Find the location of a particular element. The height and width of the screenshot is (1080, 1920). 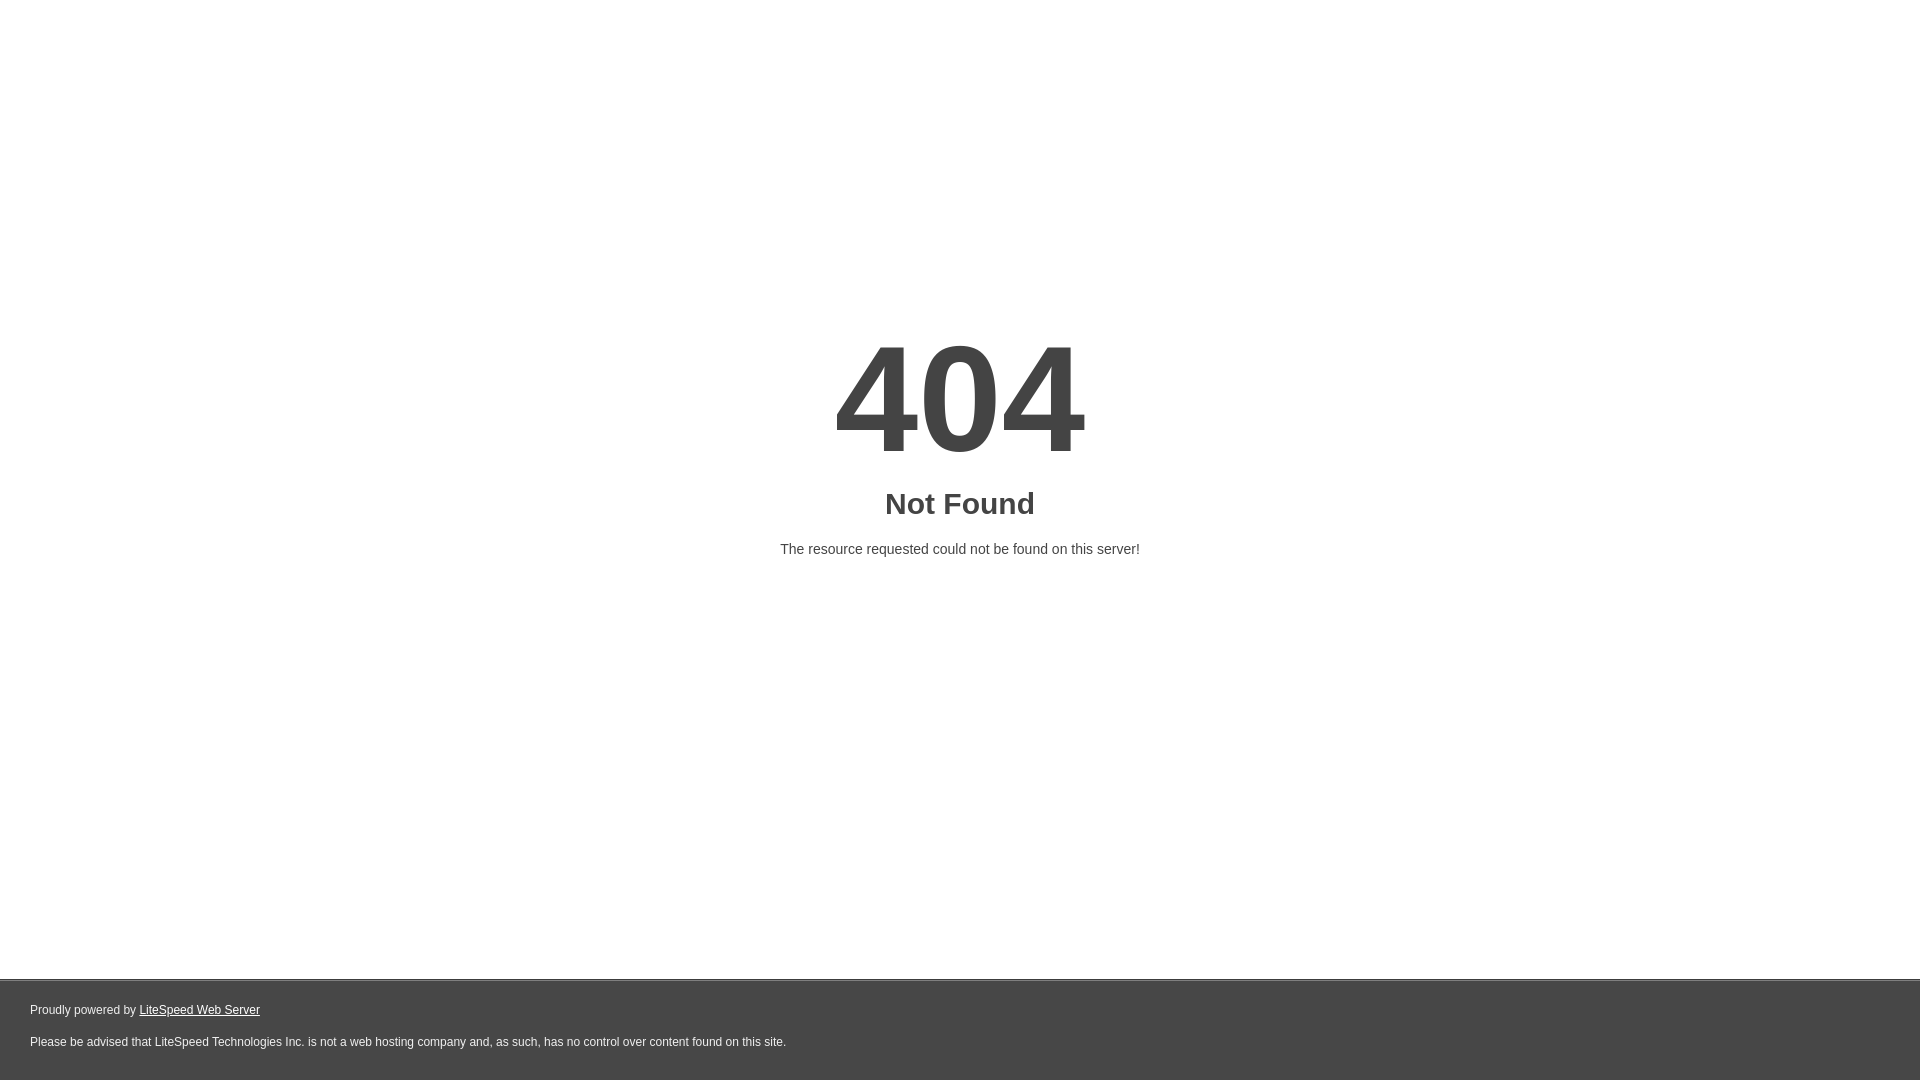

'LiteSpeed Web Server' is located at coordinates (138, 1010).